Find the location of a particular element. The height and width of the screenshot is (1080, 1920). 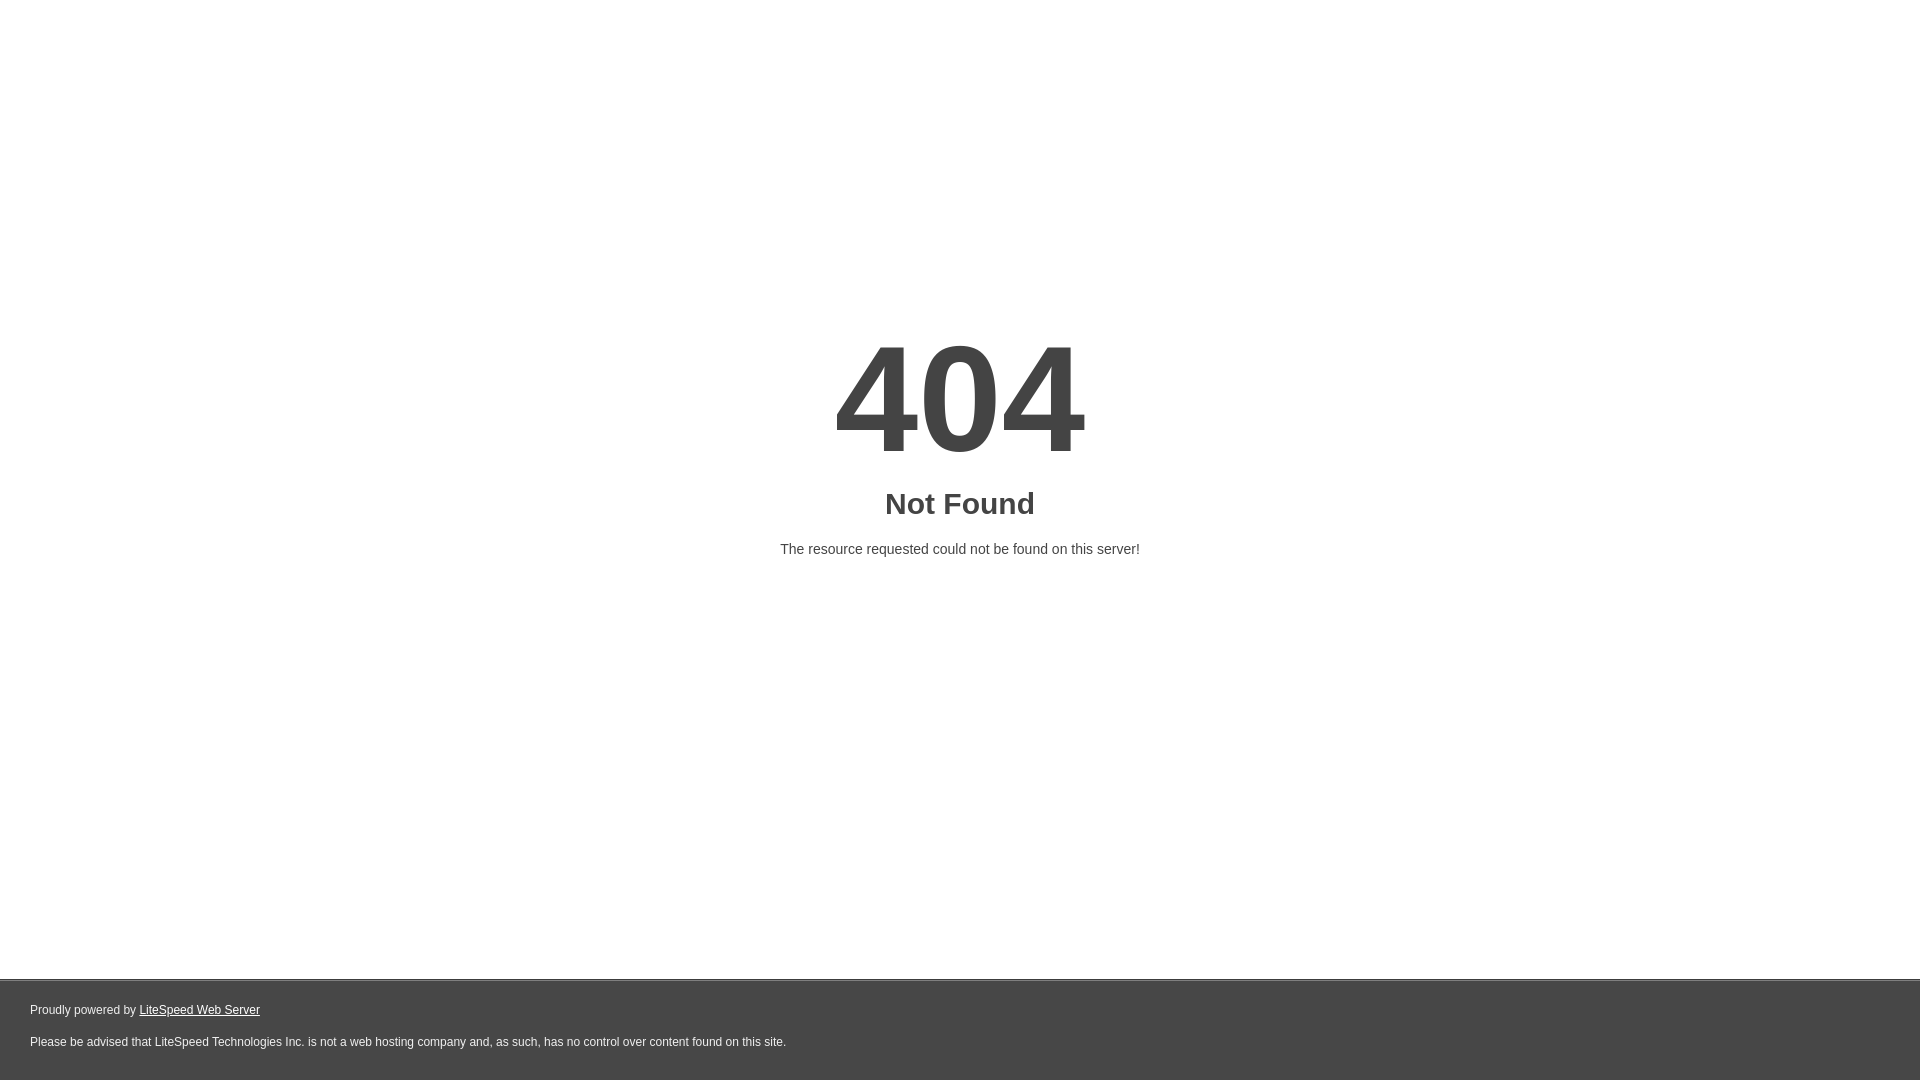

'LiteSpeed Web Server' is located at coordinates (138, 1010).